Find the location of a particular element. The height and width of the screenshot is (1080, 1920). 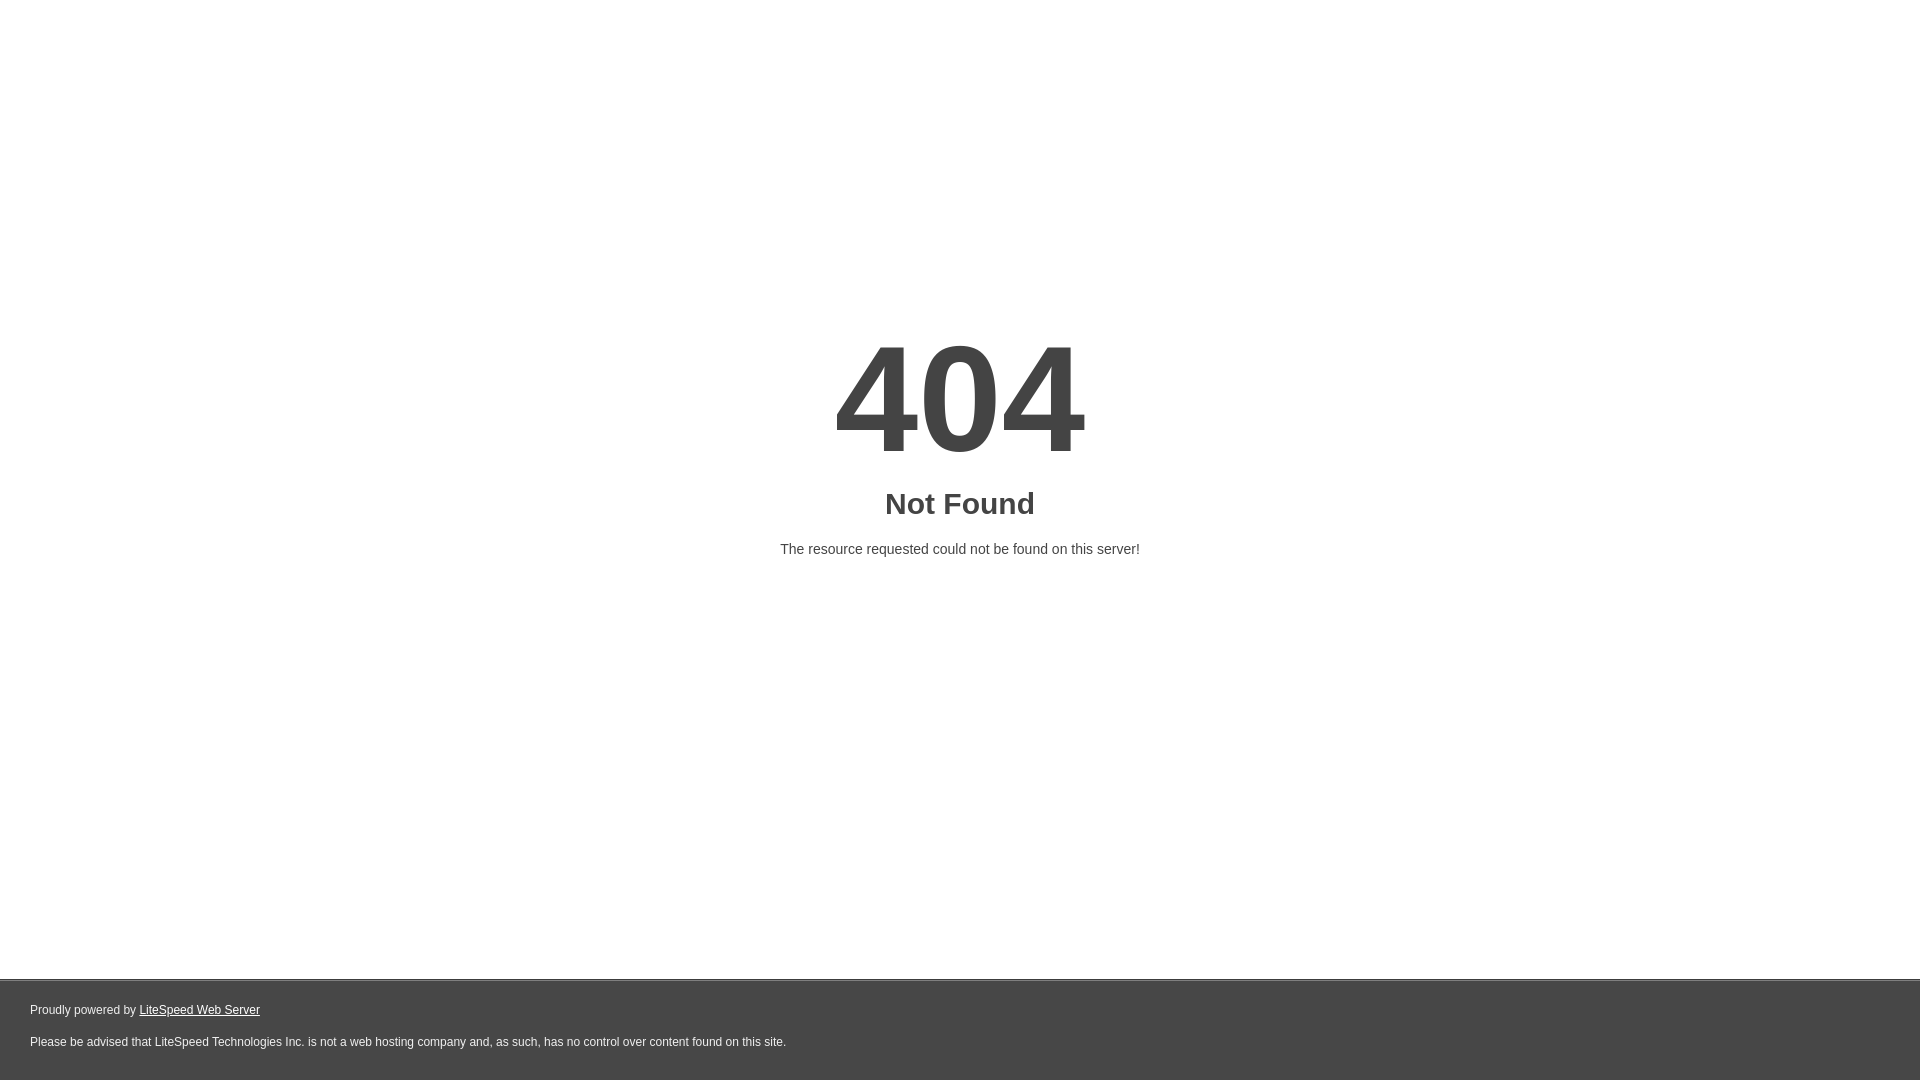

'LiteSpeed Web Server' is located at coordinates (138, 1010).